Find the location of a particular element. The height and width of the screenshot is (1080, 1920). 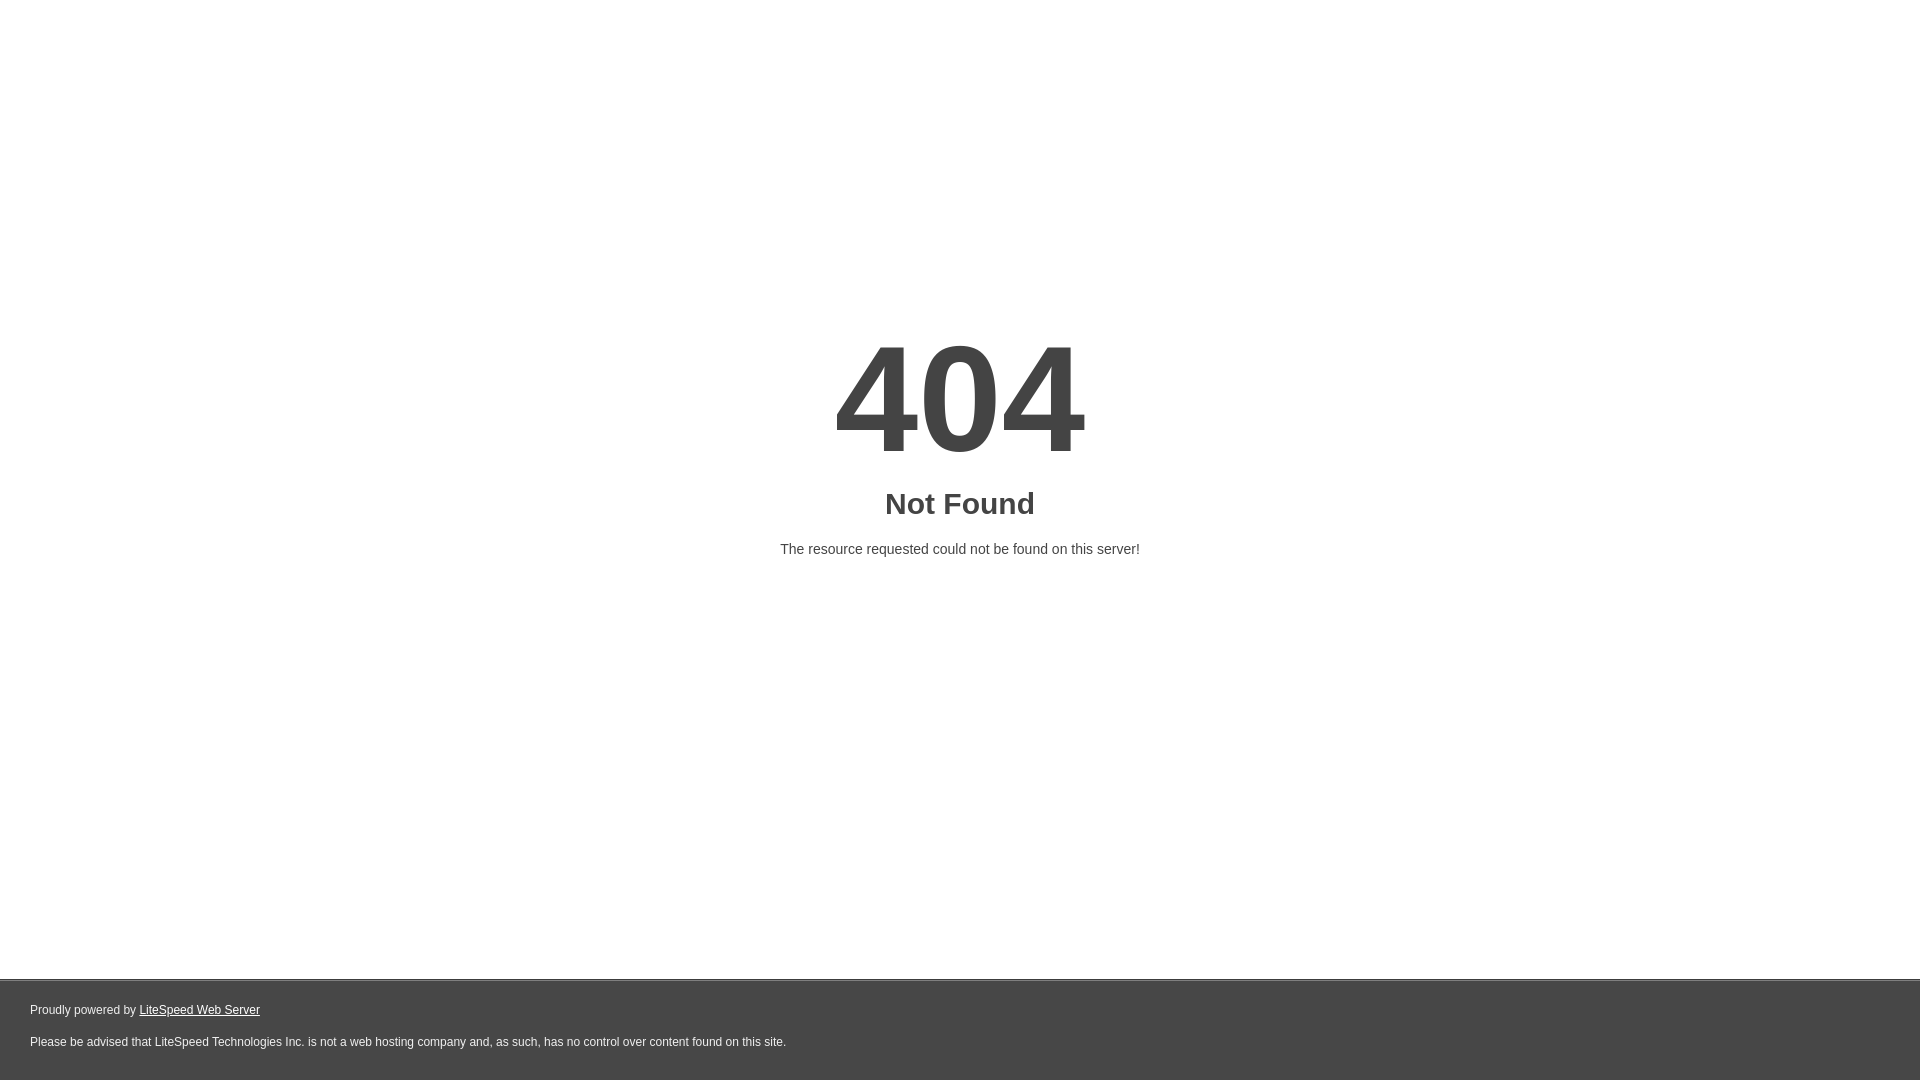

'LiteSpeed Web Server' is located at coordinates (138, 1010).